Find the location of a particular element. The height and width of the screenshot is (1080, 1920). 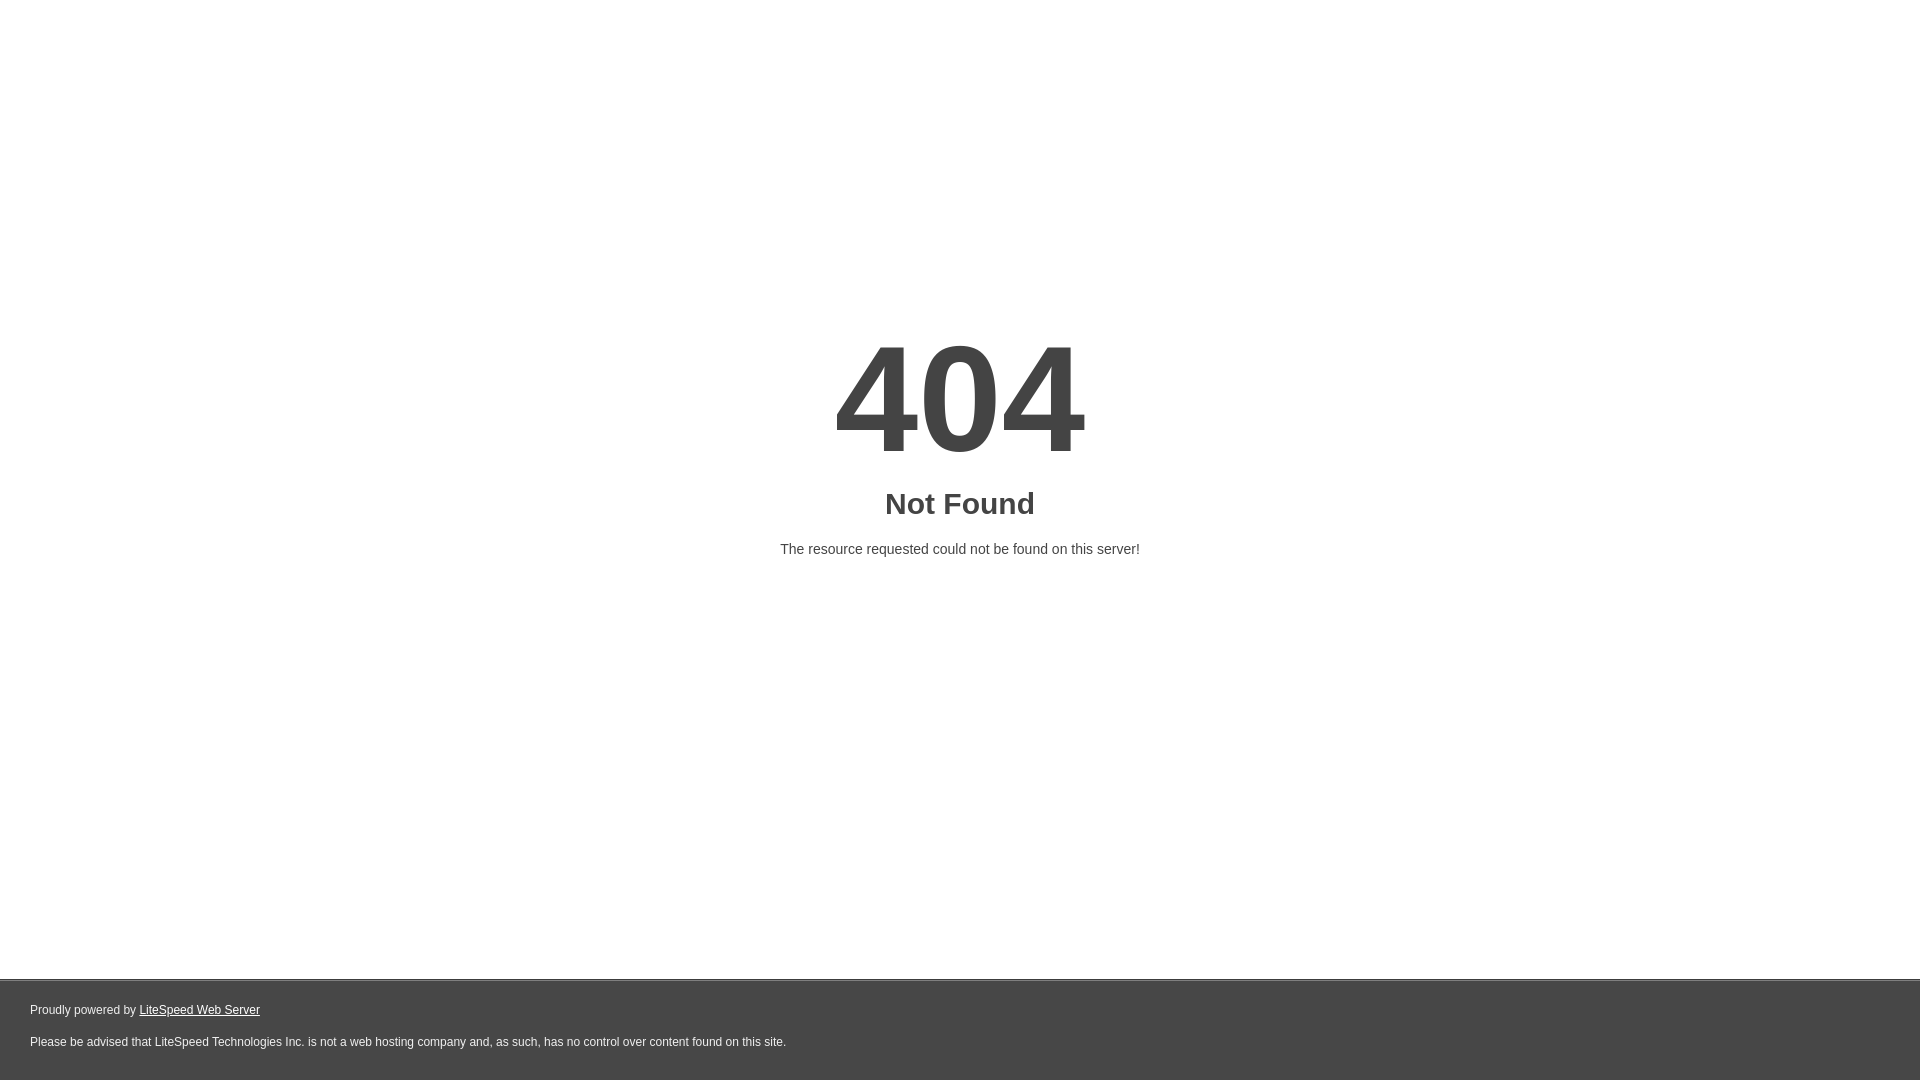

'LiteSpeed Web Server' is located at coordinates (138, 1010).